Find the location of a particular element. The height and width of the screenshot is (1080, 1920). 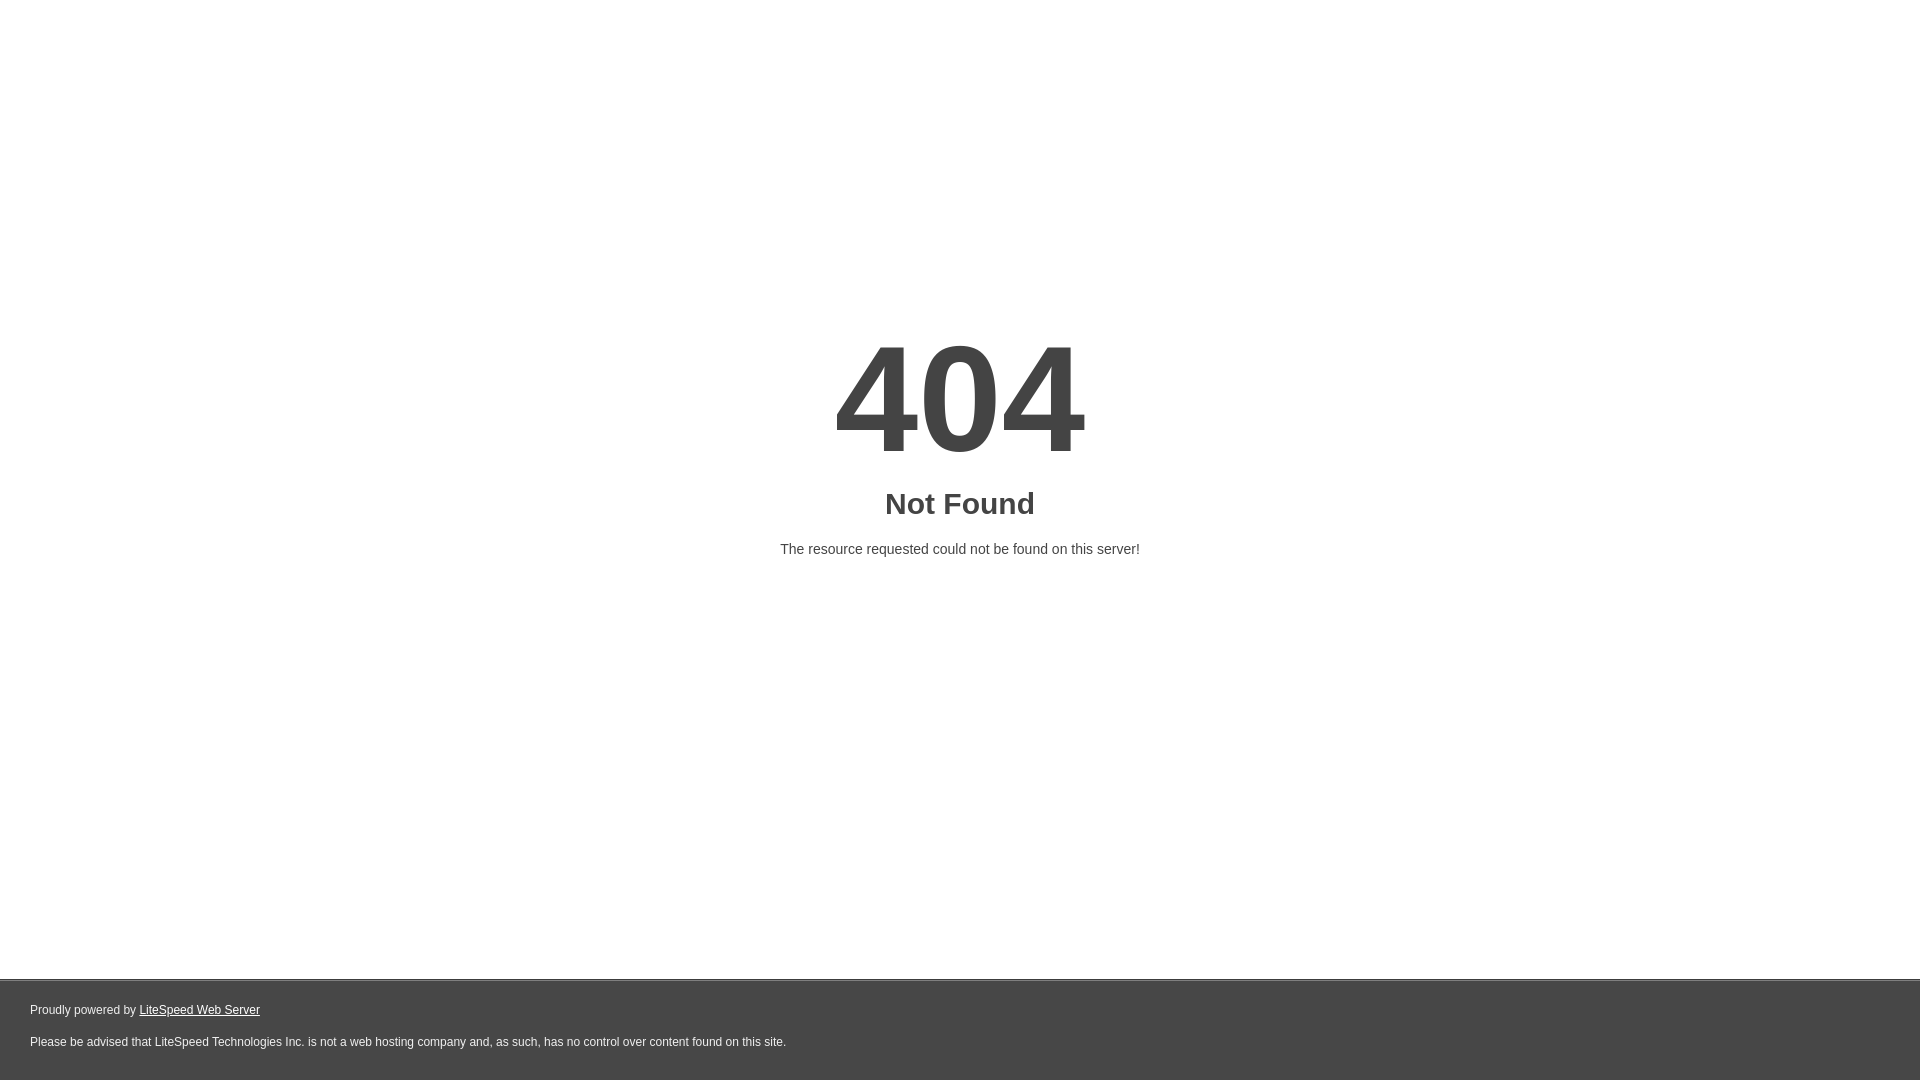

'LiteSpeed Web Server' is located at coordinates (138, 1010).